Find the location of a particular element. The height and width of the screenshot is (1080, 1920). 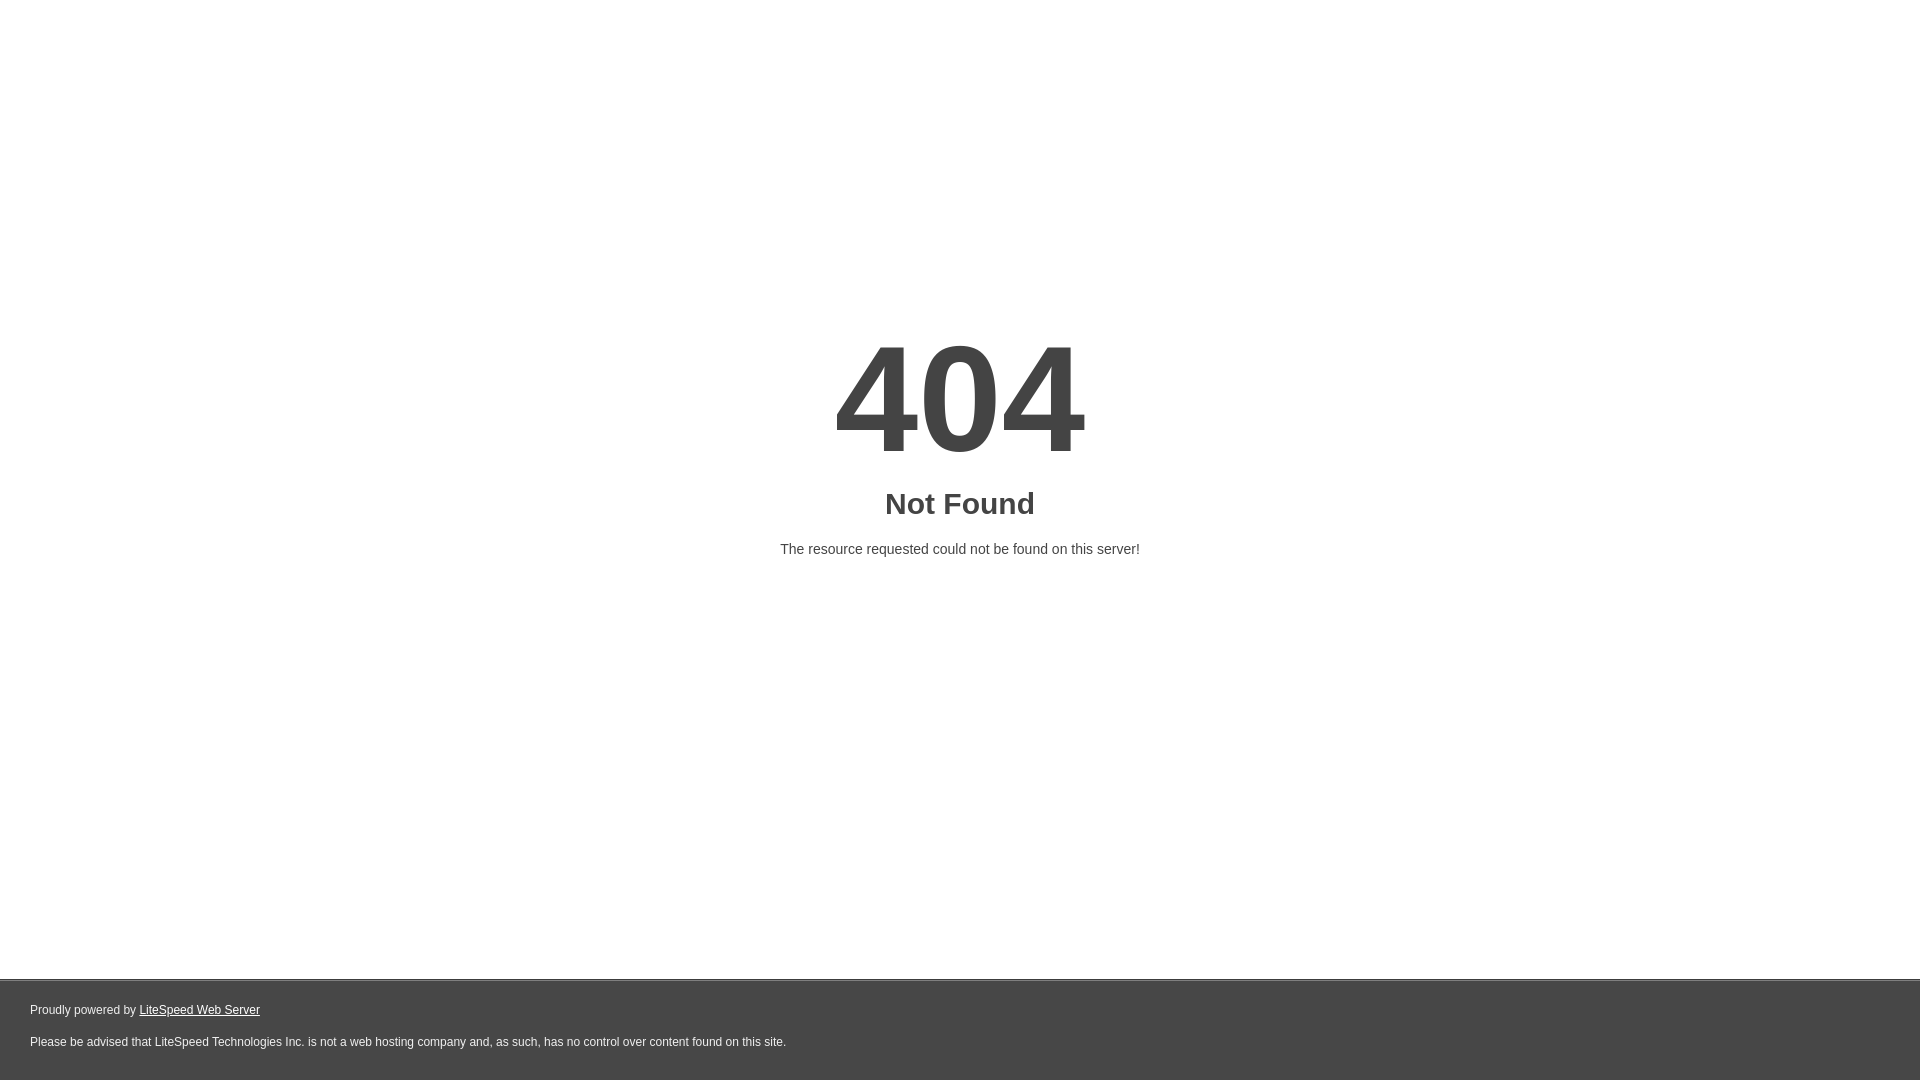

'LiteSpeed Web Server' is located at coordinates (138, 1010).